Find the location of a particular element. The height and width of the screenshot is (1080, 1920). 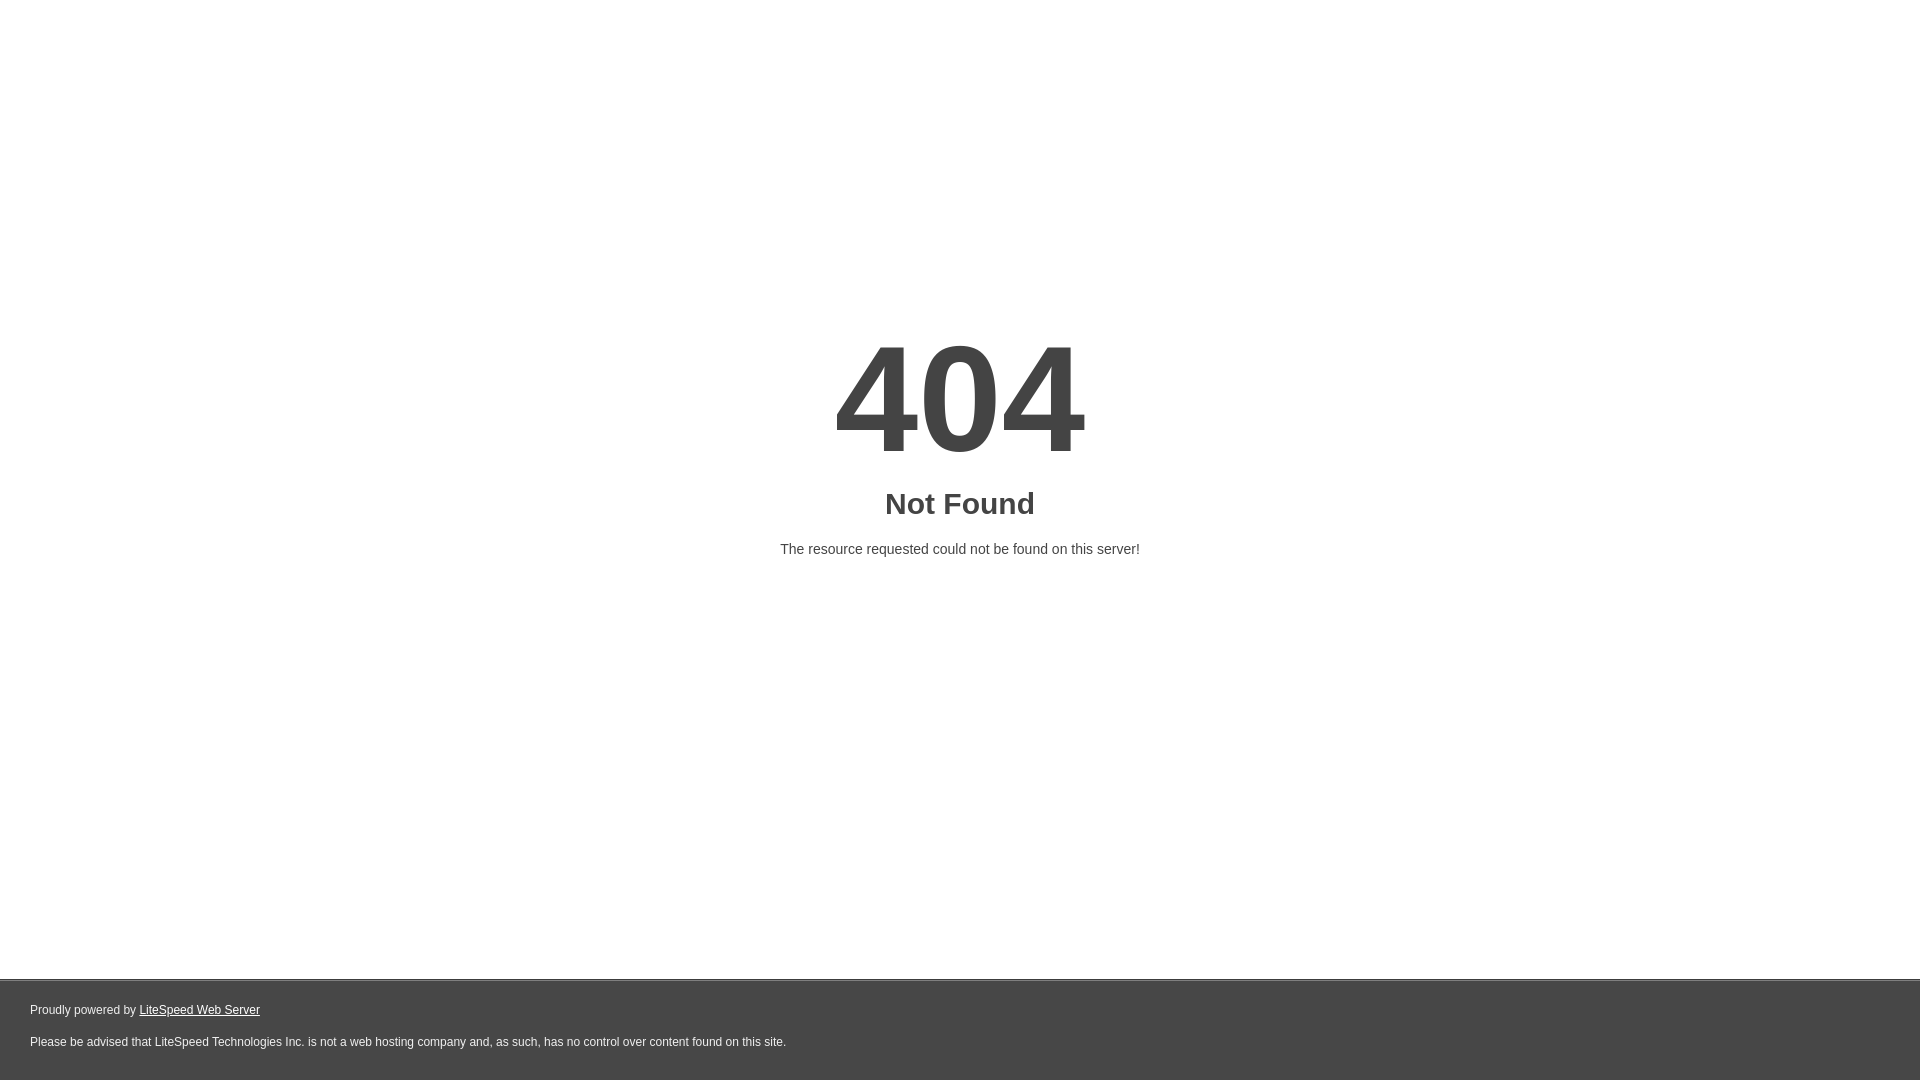

'LiteSpeed Web Server' is located at coordinates (138, 1010).